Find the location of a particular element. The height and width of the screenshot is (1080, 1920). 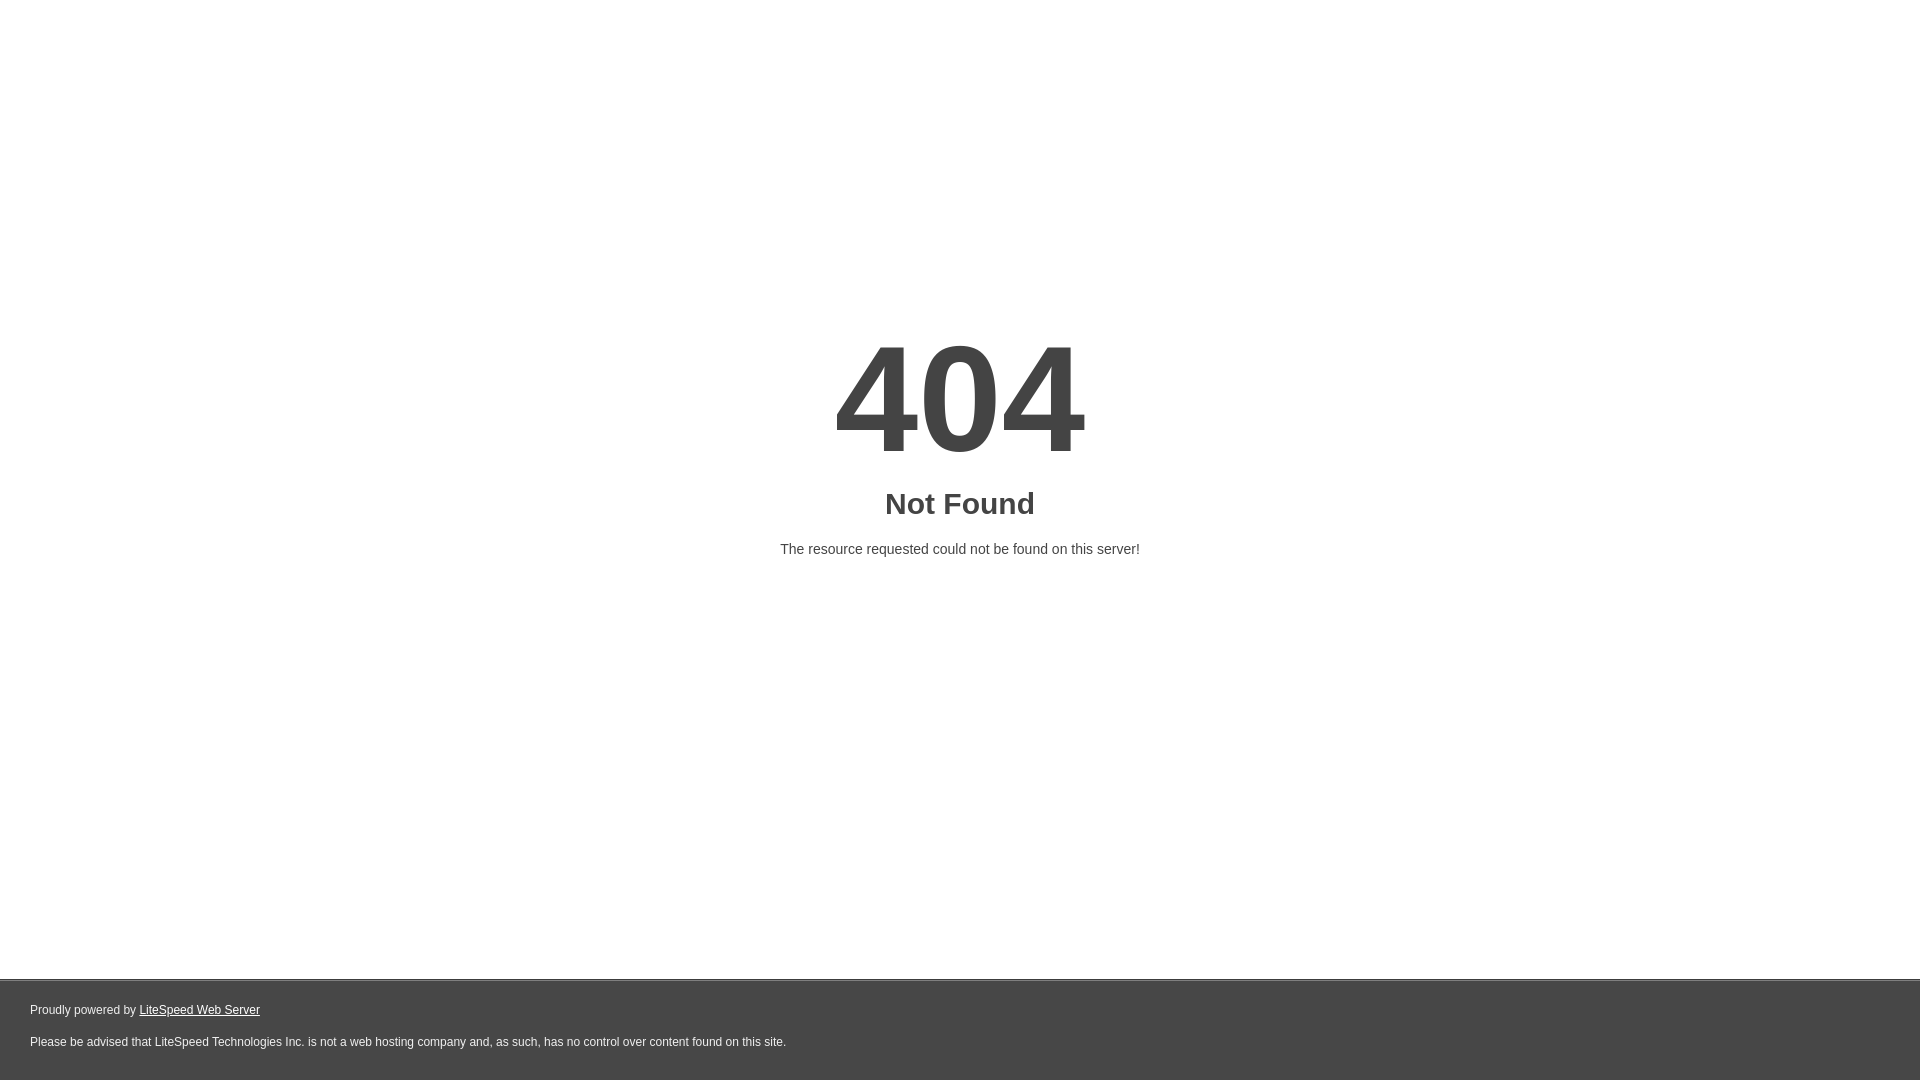

'LiteSpeed Web Server' is located at coordinates (138, 1010).